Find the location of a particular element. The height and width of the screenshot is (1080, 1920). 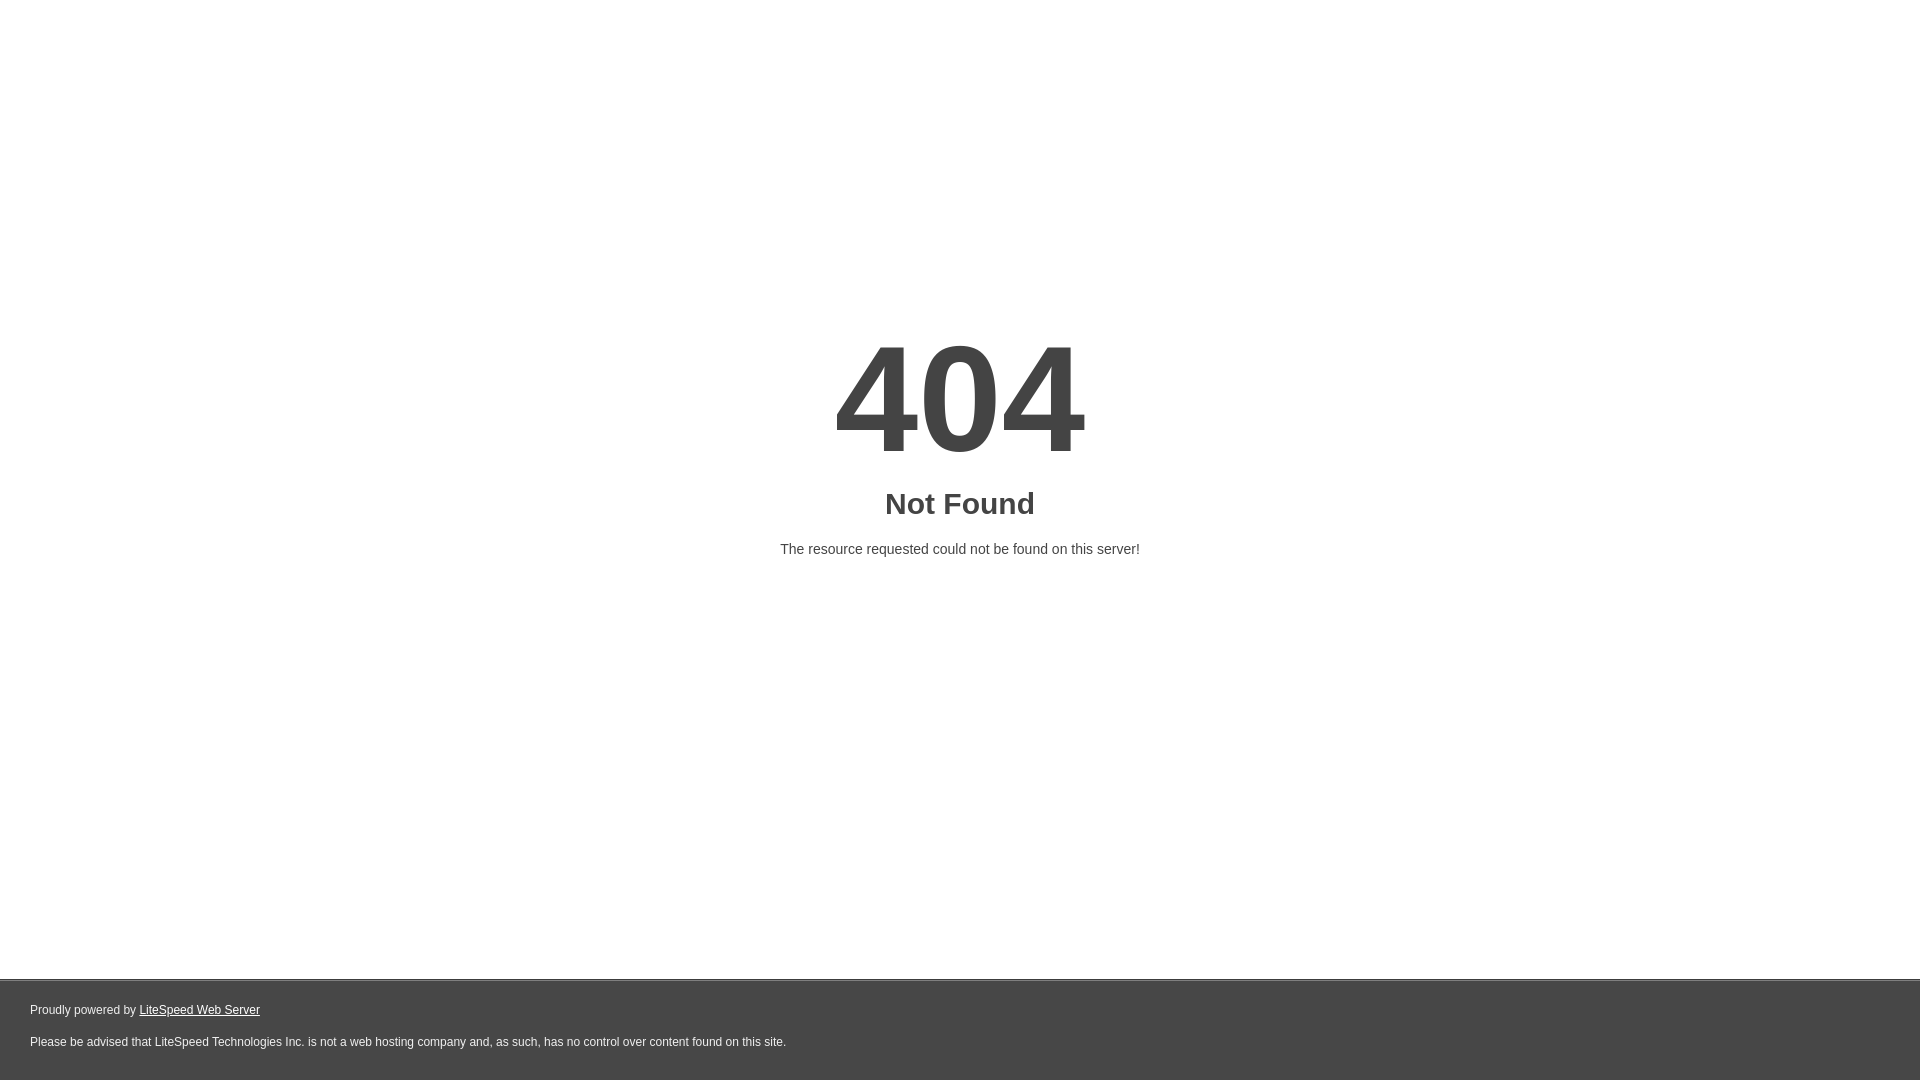

'LiteSpeed Web Server' is located at coordinates (138, 1010).